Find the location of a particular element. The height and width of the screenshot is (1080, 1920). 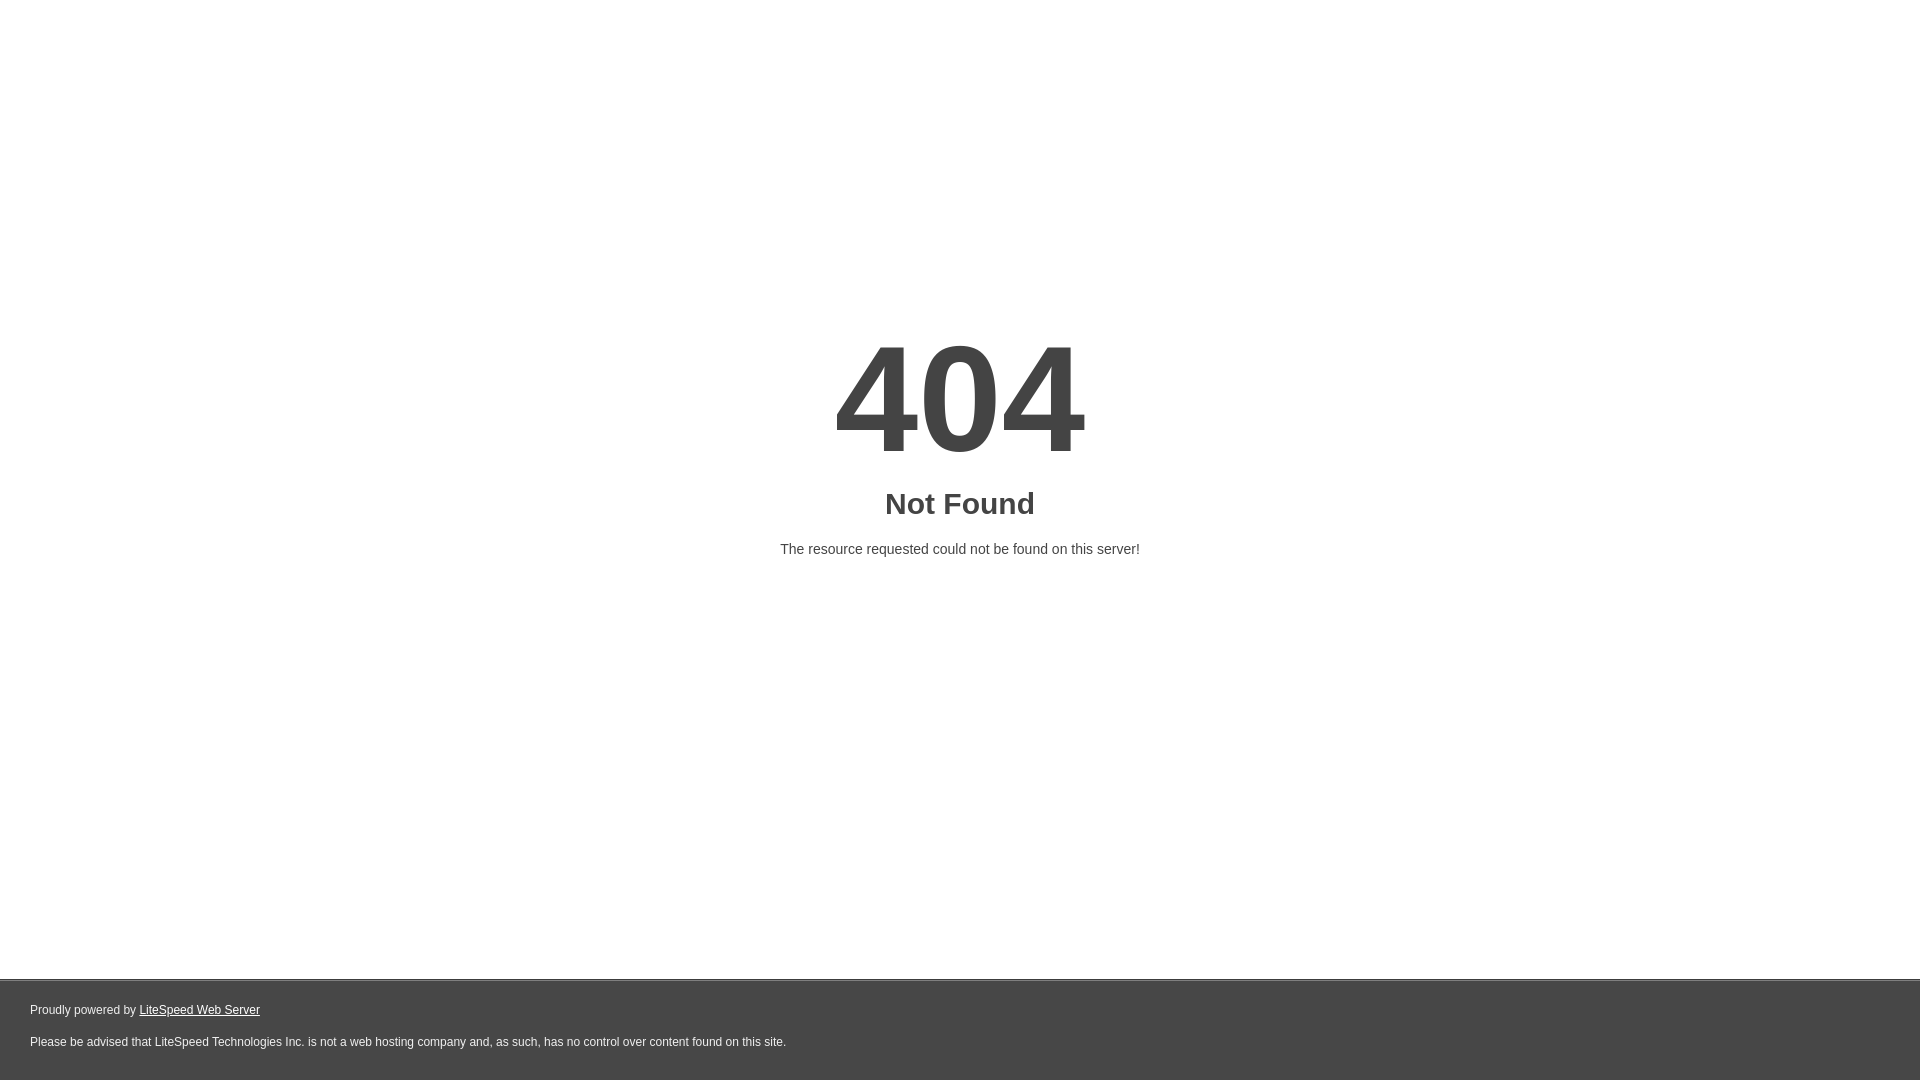

'LiteSpeed Web Server' is located at coordinates (138, 1010).